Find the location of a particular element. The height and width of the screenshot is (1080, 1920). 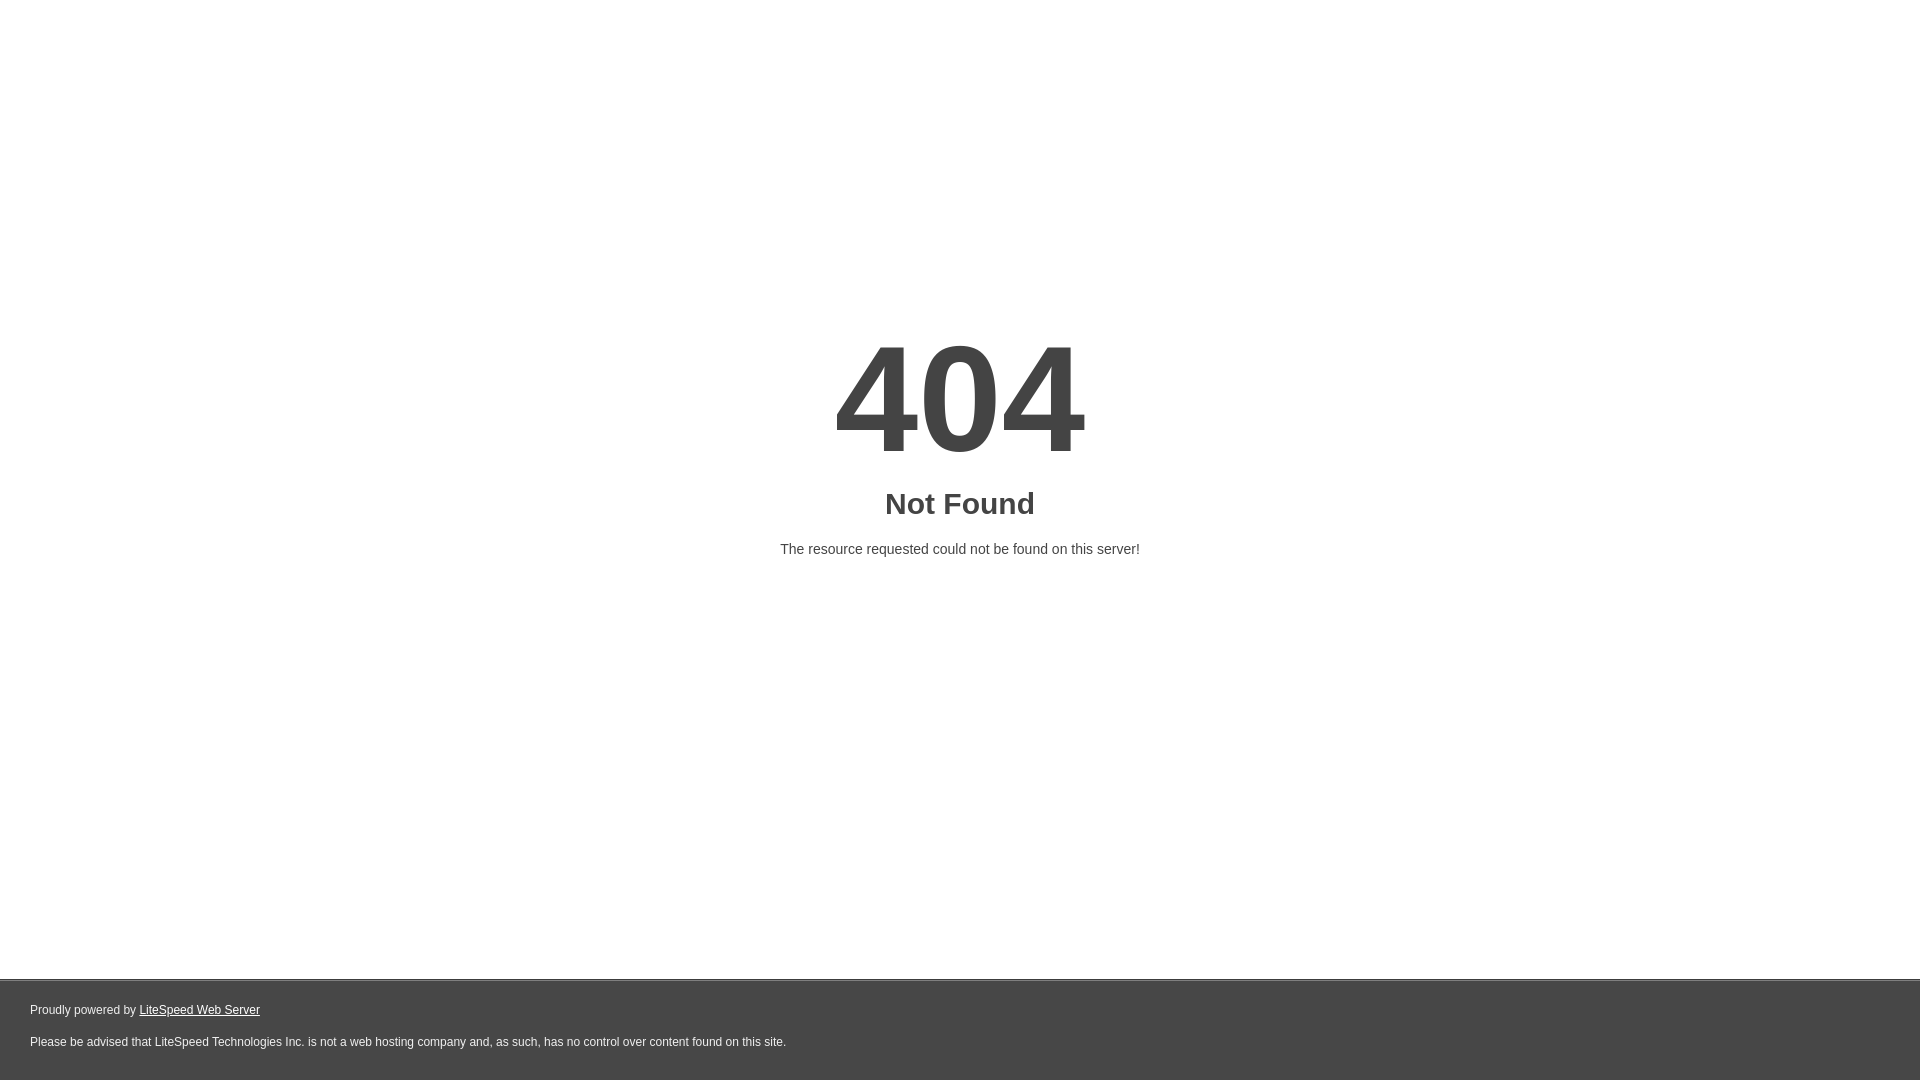

'LiteSpeed Web Server' is located at coordinates (138, 1010).